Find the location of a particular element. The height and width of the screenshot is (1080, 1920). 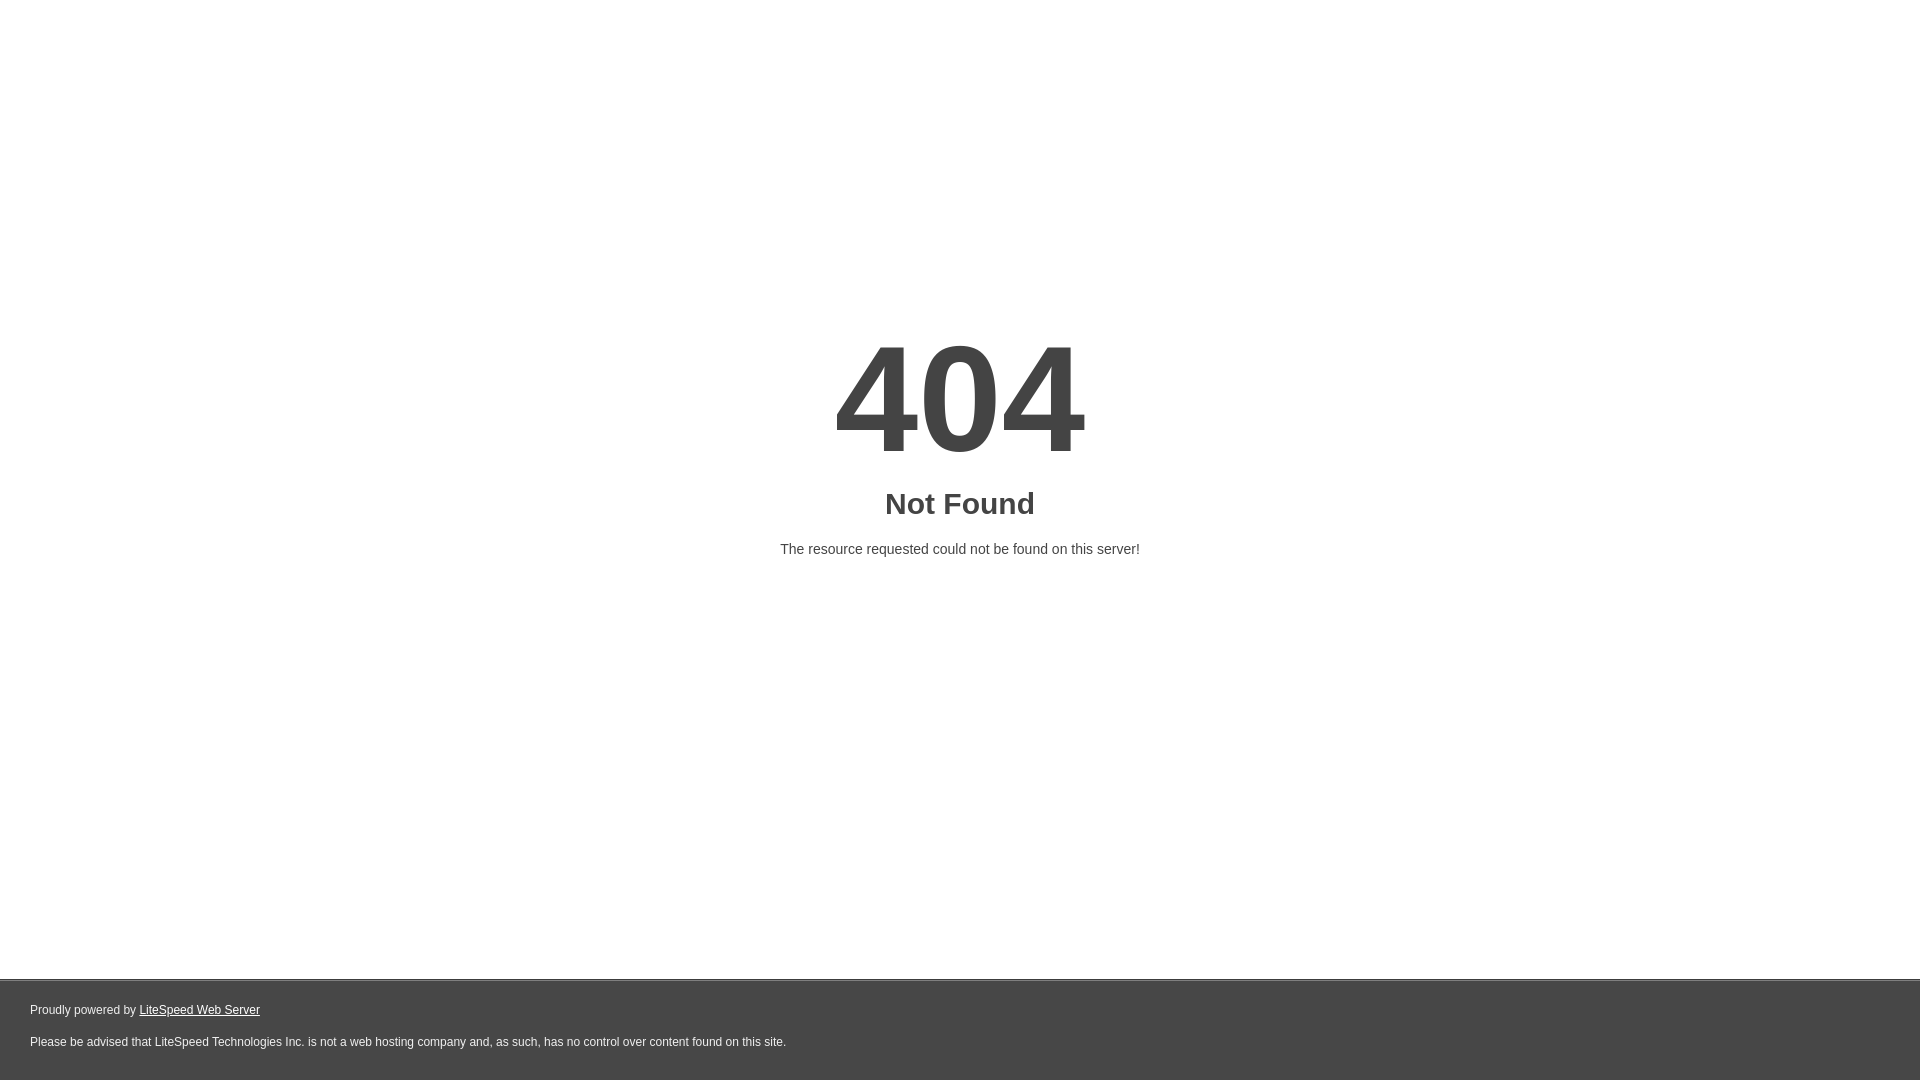

'LiteSpeed Web Server' is located at coordinates (138, 1010).